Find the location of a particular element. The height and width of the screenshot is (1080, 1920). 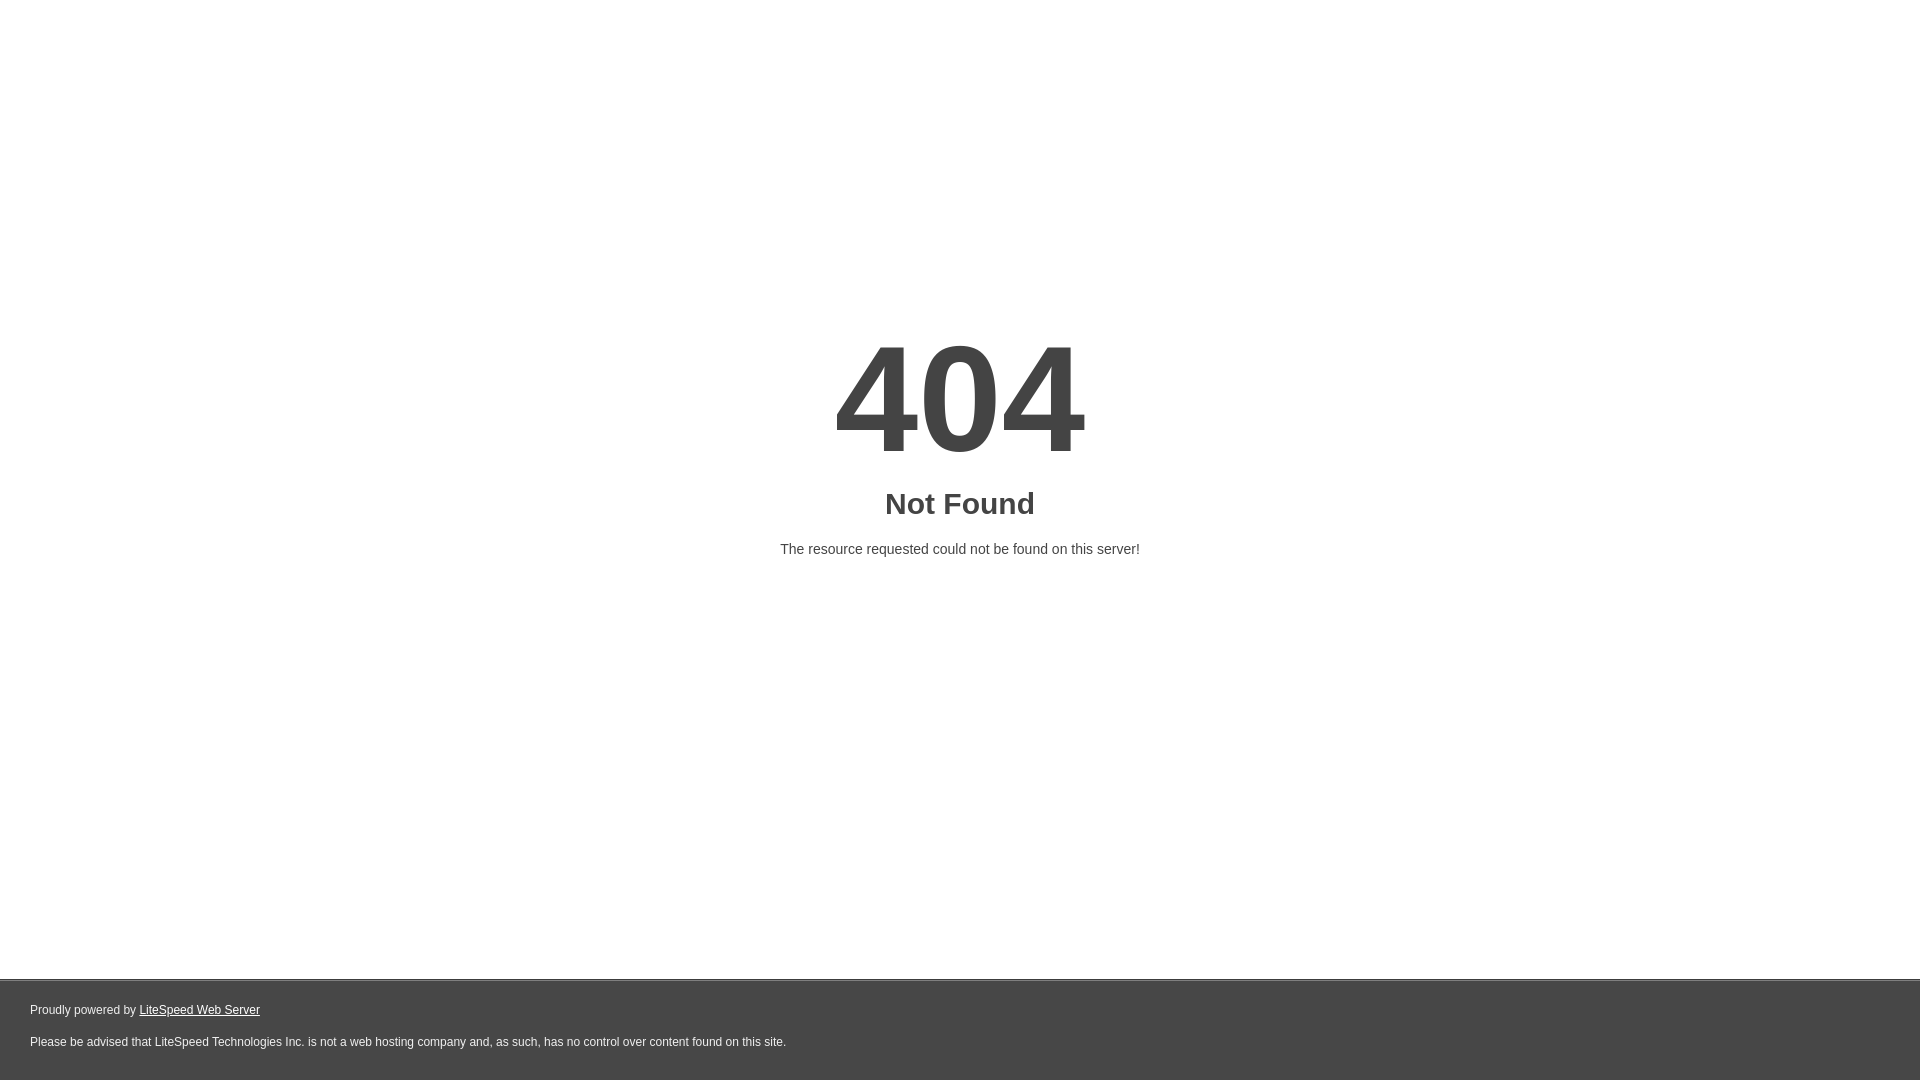

'LiteSpeed Web Server' is located at coordinates (138, 1010).